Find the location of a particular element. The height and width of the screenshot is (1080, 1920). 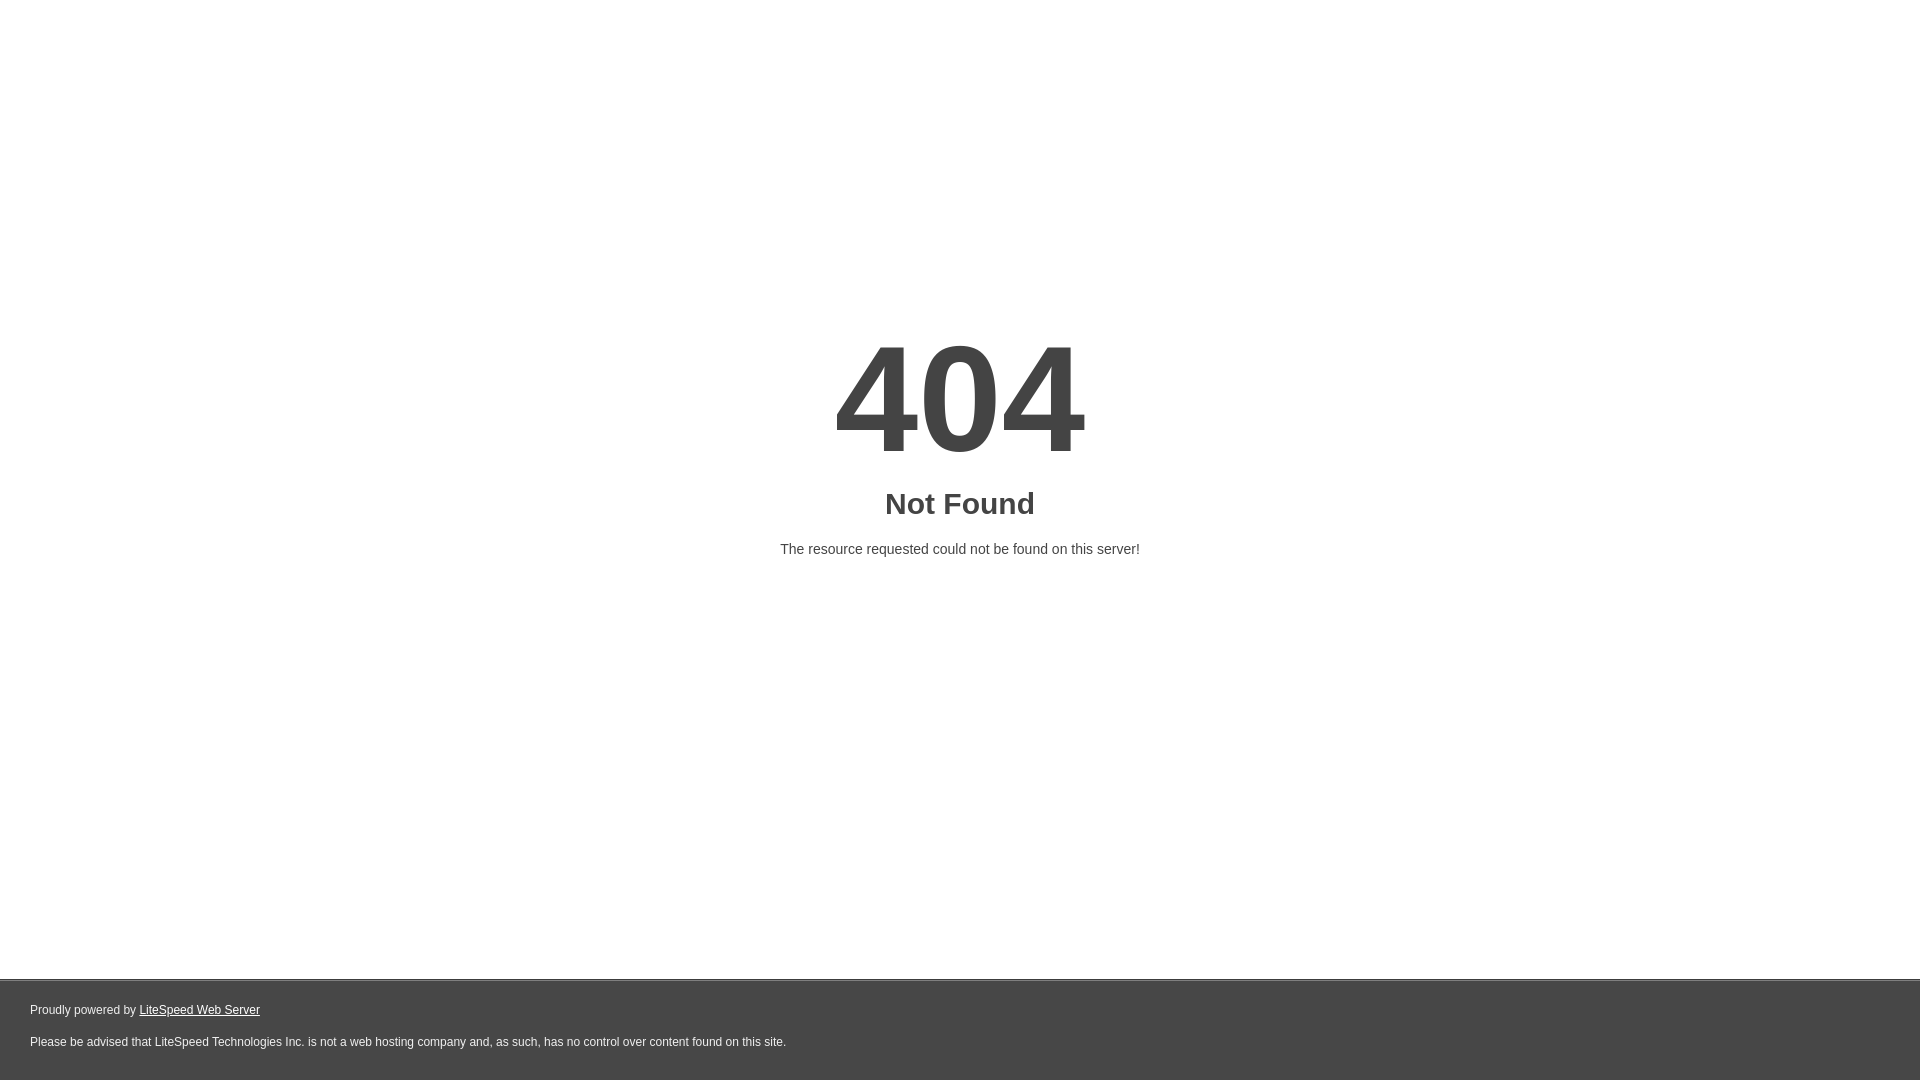

'LiteSpeed Web Server' is located at coordinates (138, 1010).